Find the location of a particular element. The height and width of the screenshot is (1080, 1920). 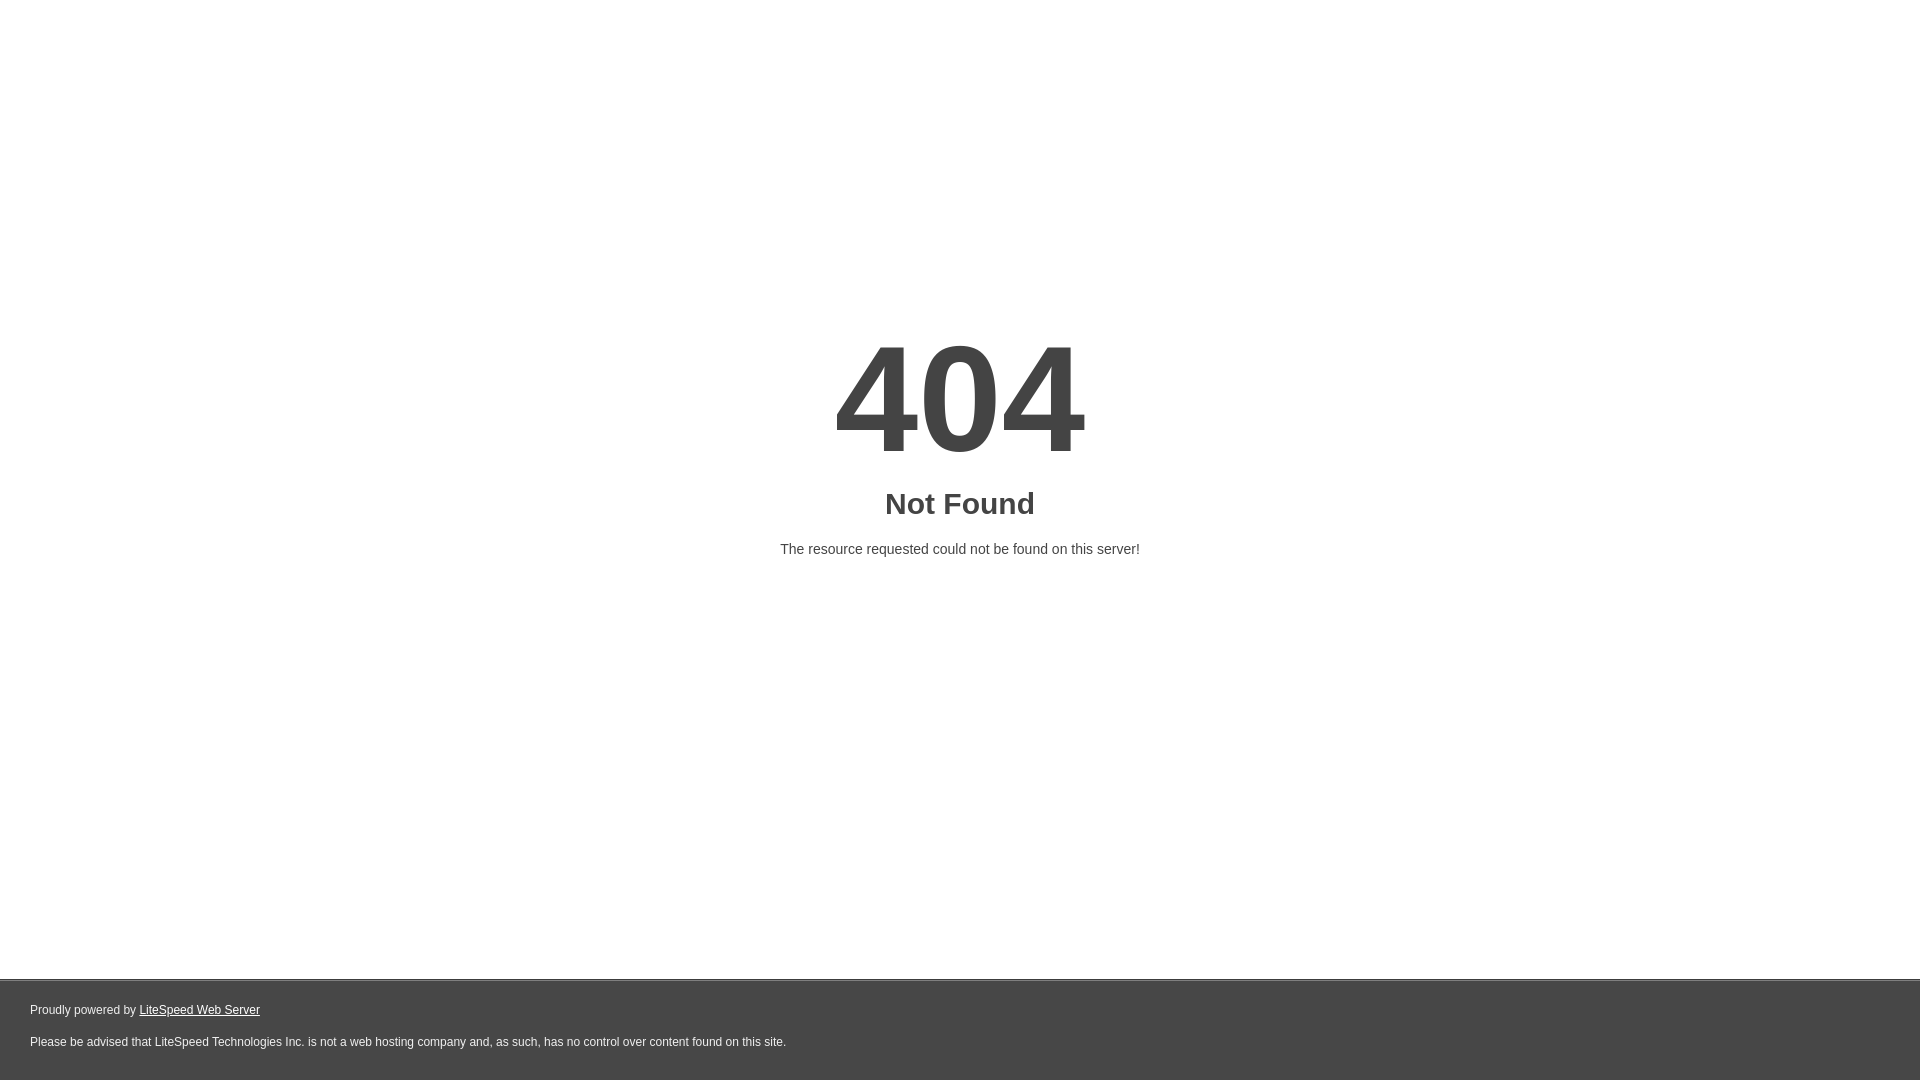

'LiteSpeed Web Server' is located at coordinates (138, 1010).